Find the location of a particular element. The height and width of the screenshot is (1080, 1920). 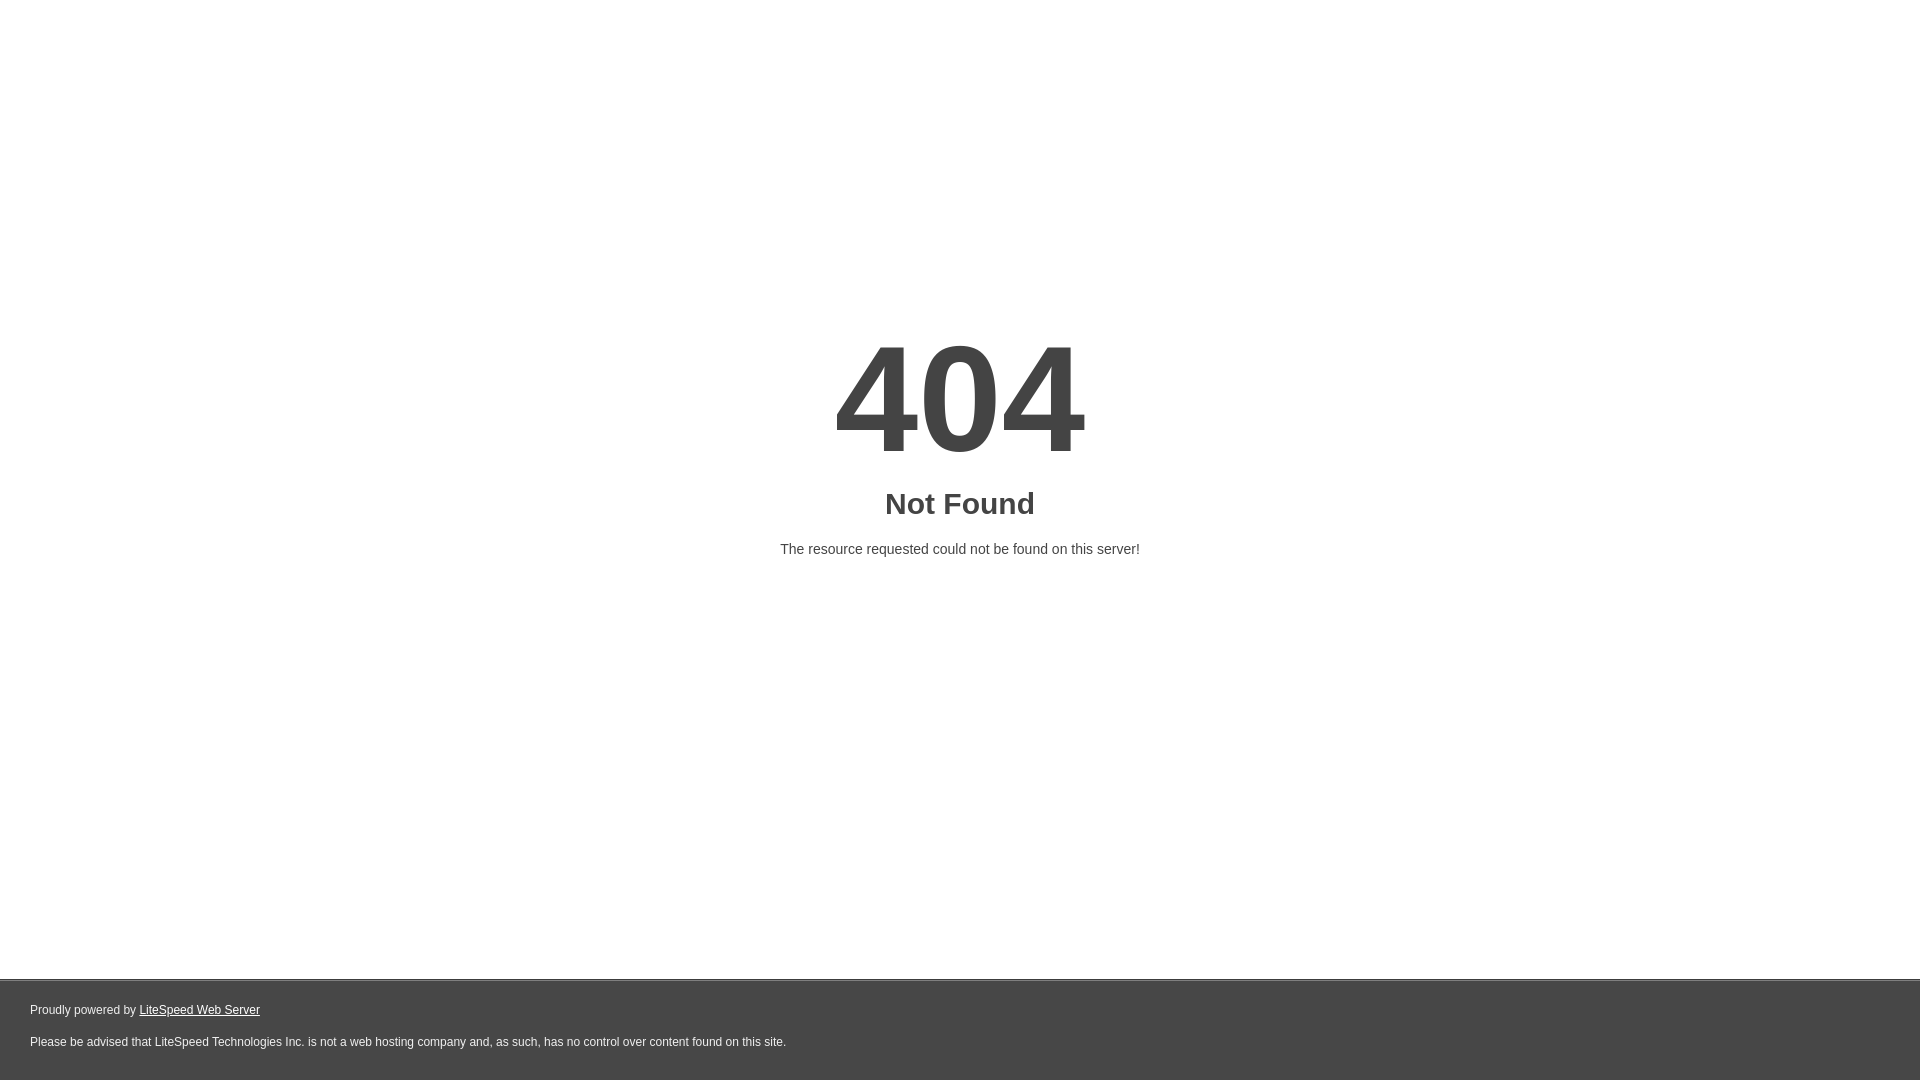

'LiteSpeed Web Server' is located at coordinates (138, 1010).